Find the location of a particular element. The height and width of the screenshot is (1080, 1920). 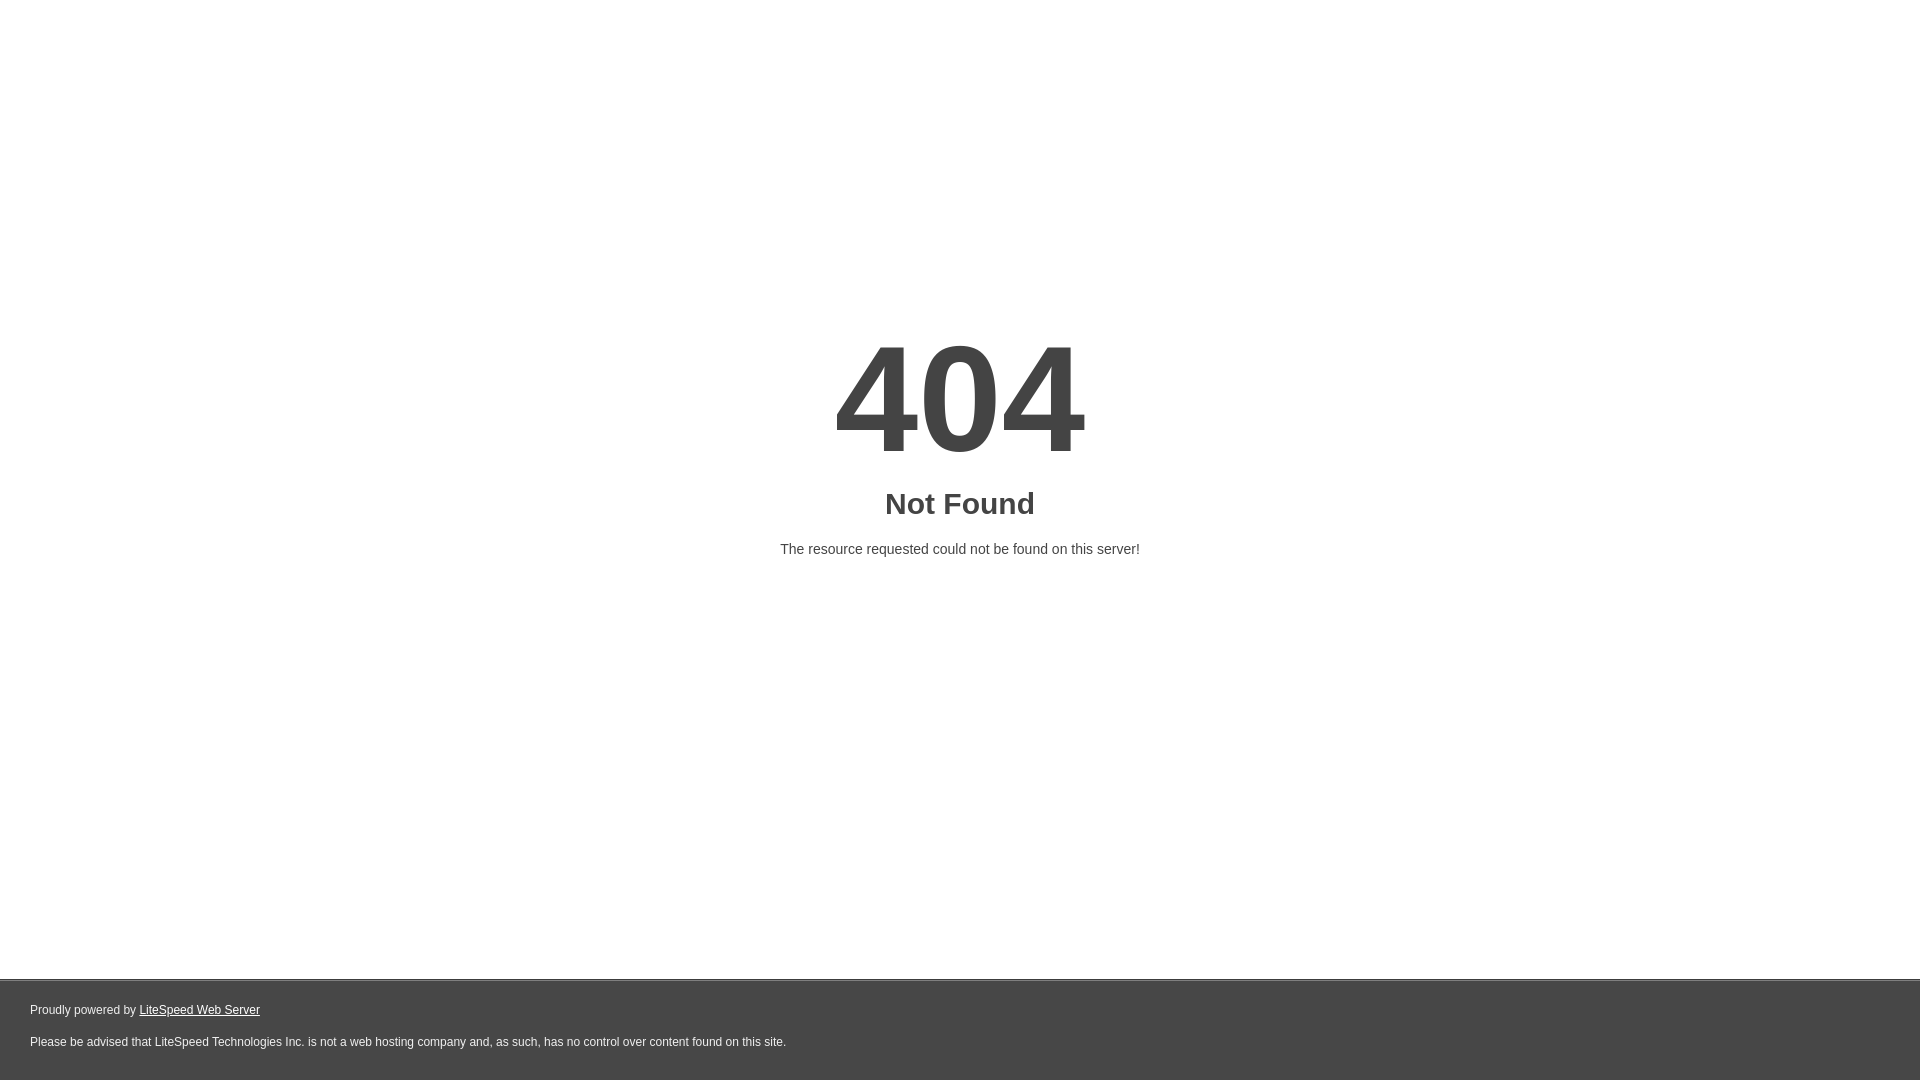

'LiteSpeed Web Server' is located at coordinates (138, 1010).